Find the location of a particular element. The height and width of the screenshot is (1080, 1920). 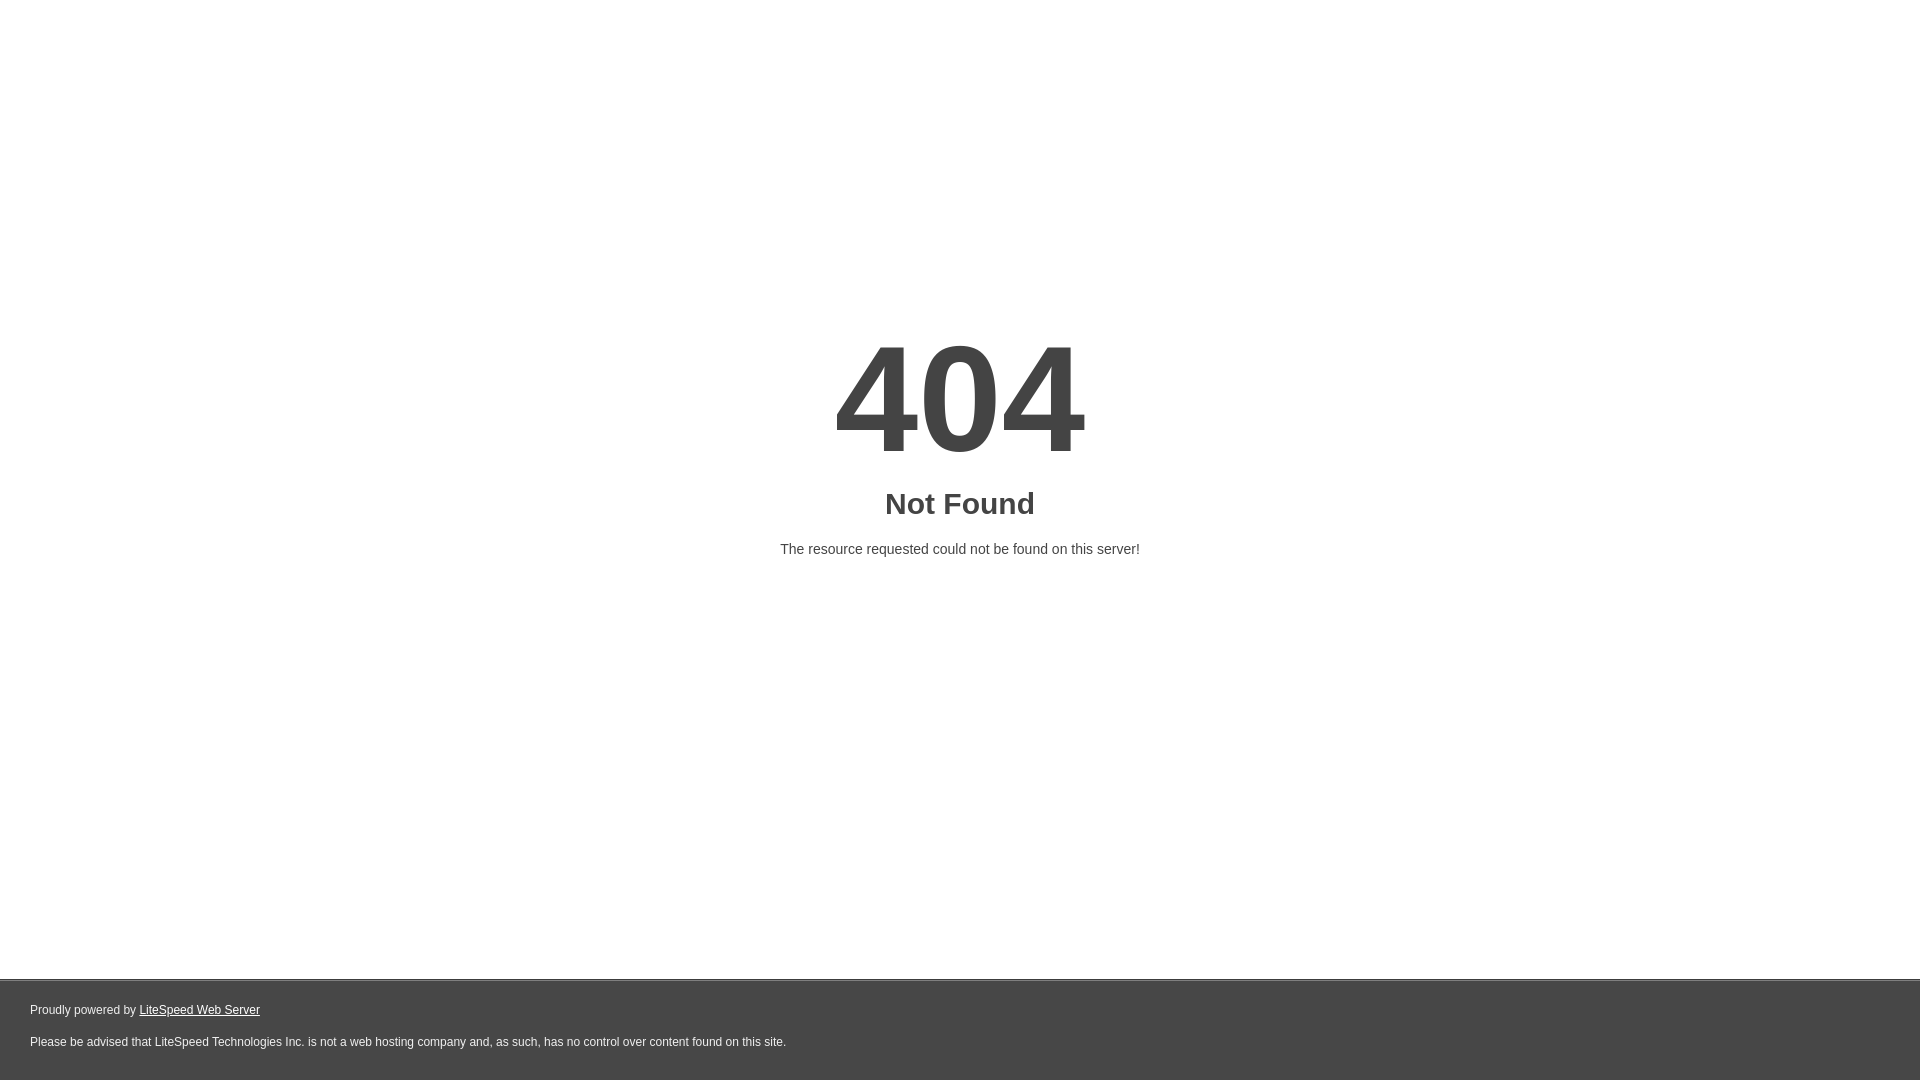

'LiteSpeed Web Server' is located at coordinates (138, 1010).